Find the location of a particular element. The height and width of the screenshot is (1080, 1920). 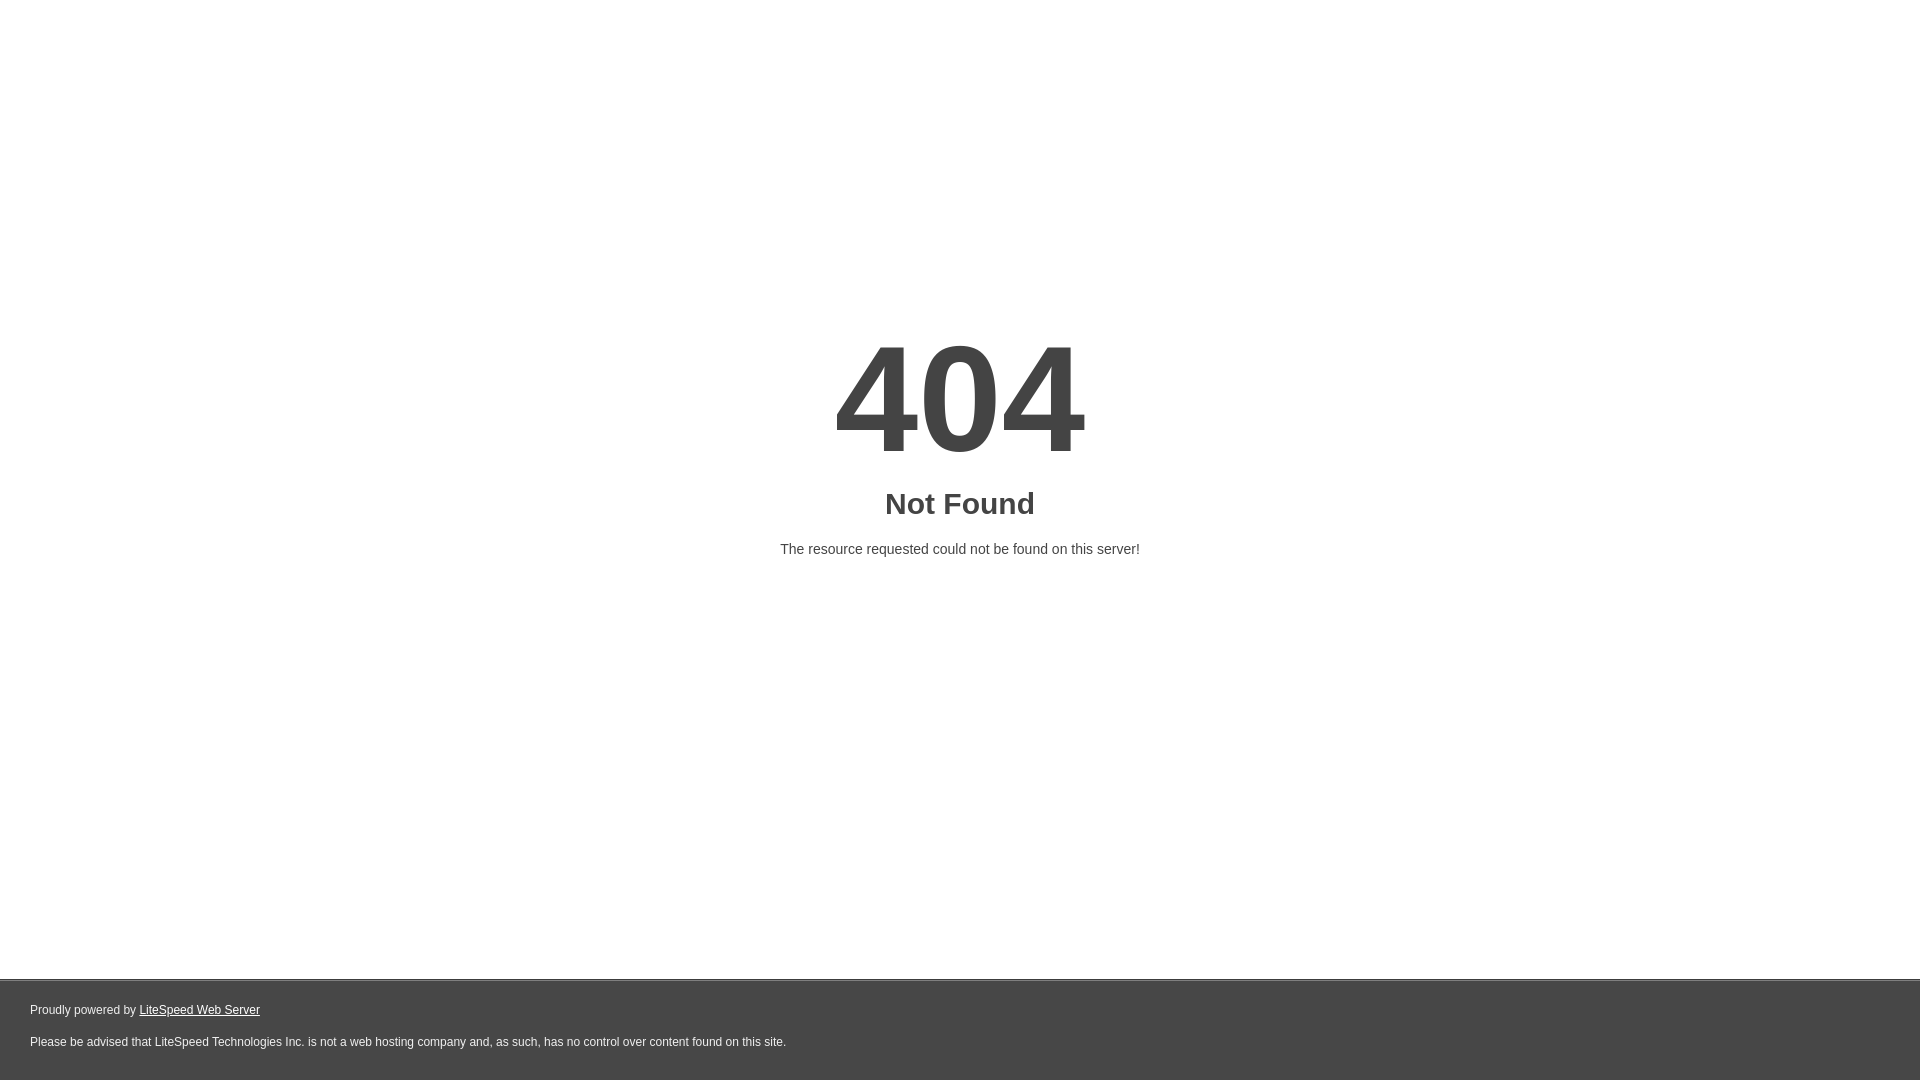

'LiteSpeed Web Server' is located at coordinates (138, 1010).